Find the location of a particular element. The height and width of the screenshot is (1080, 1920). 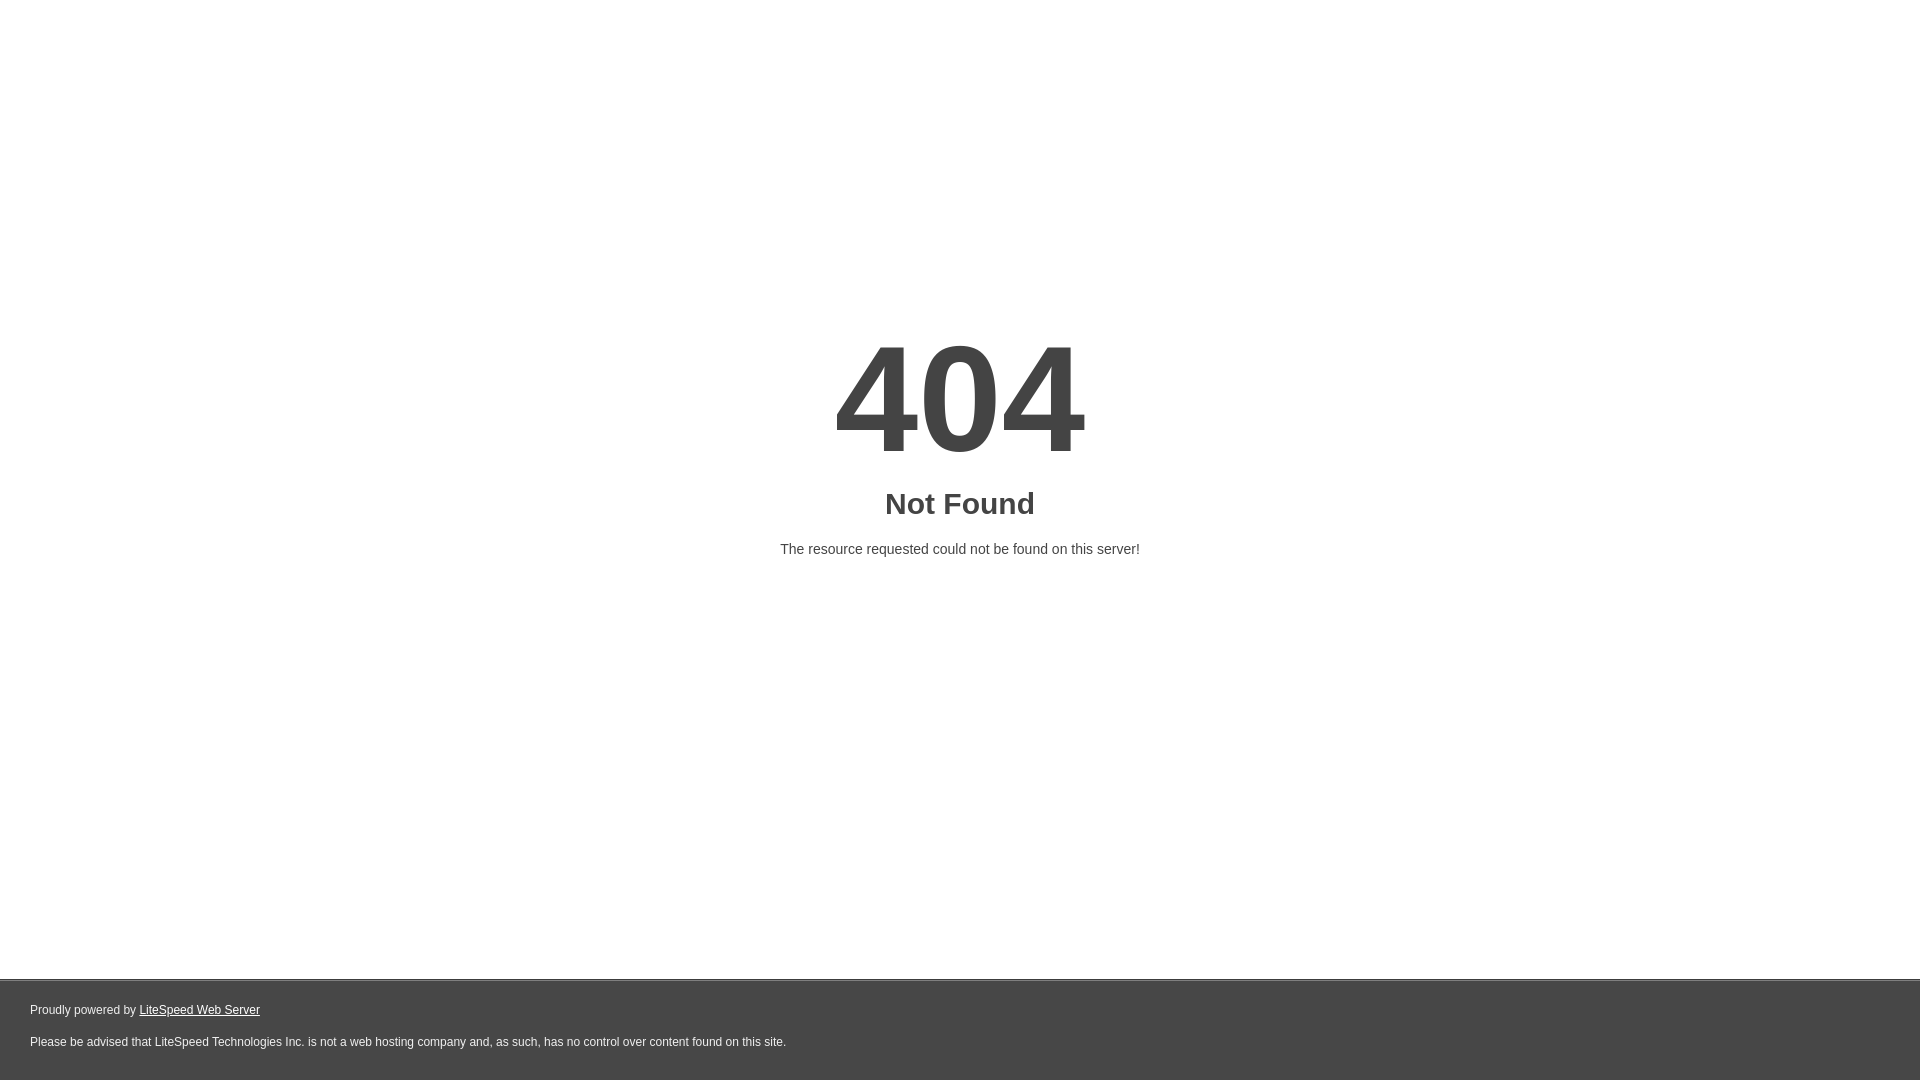

'LiteSpeed Web Server' is located at coordinates (138, 1010).